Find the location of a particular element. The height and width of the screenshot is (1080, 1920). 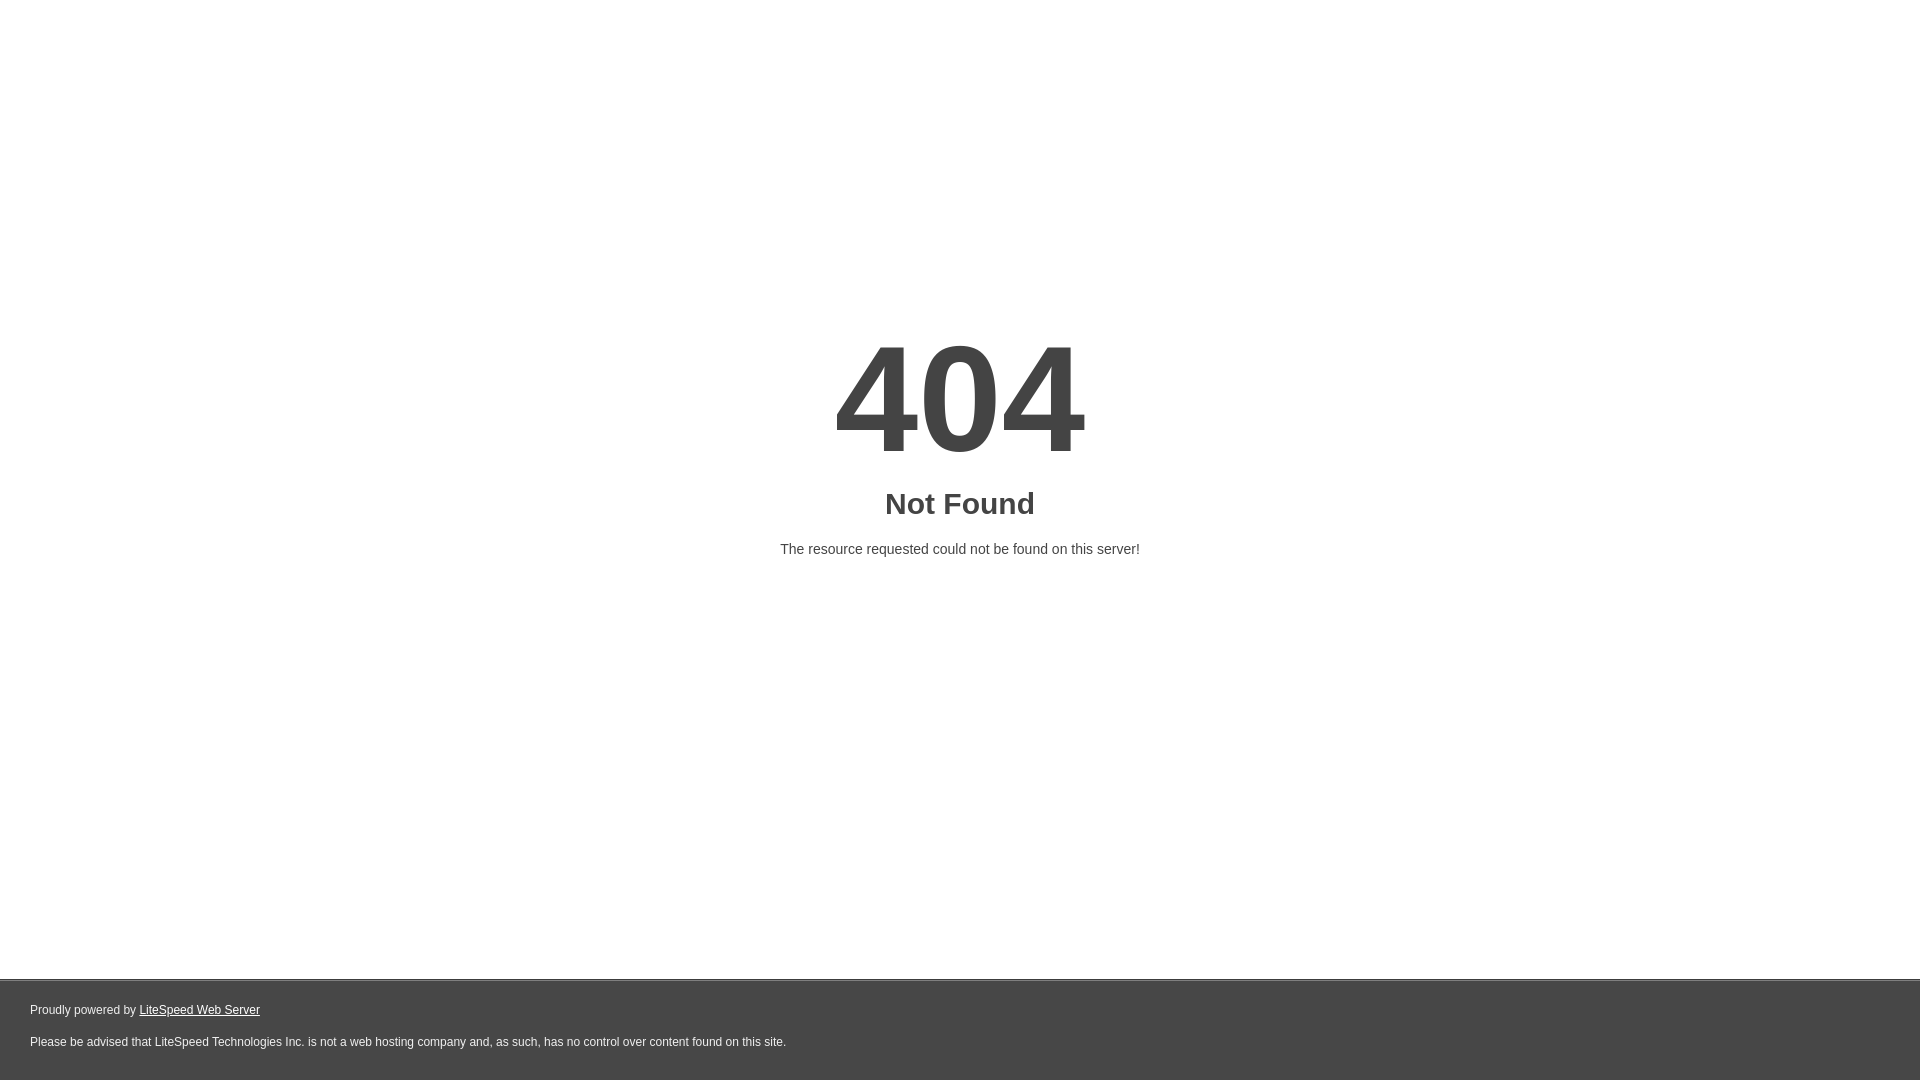

'LiteSpeed Web Server' is located at coordinates (138, 1010).